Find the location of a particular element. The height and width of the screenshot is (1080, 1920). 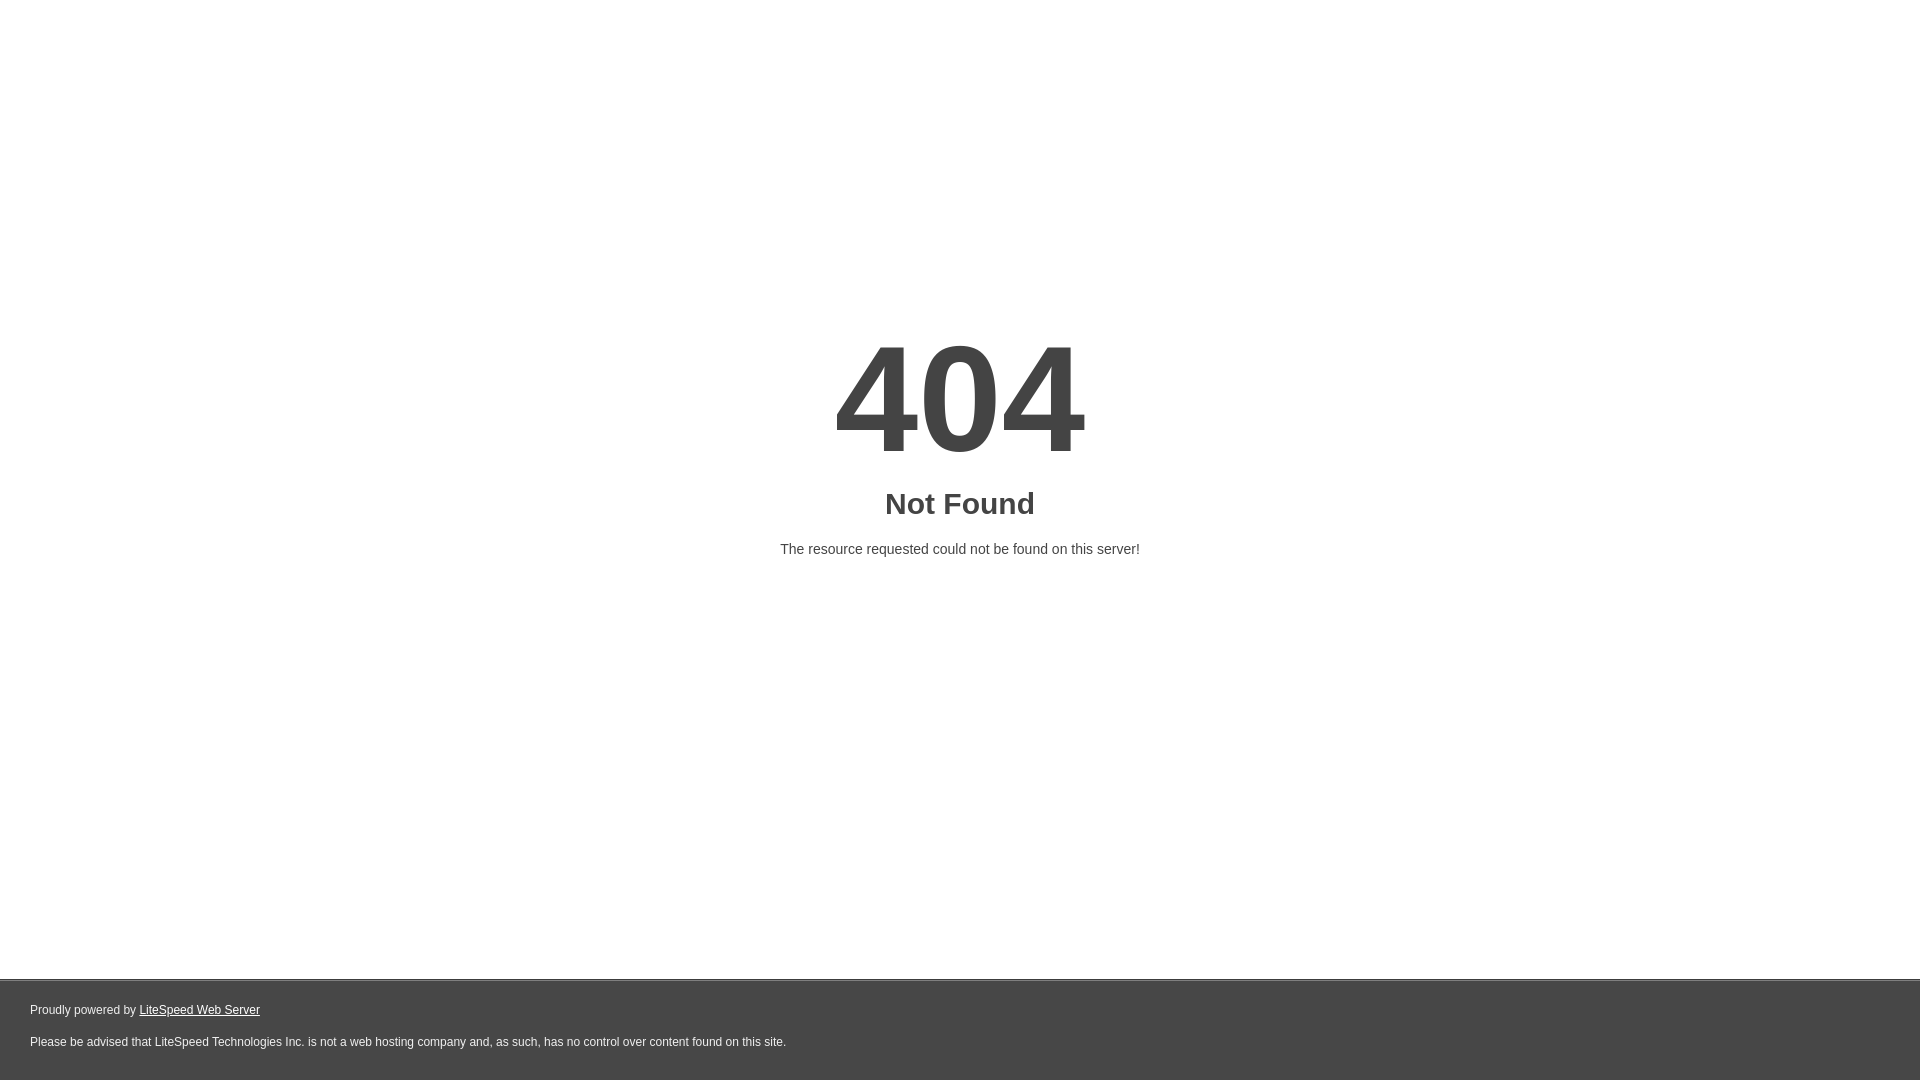

'LiteSpeed Web Server' is located at coordinates (138, 1010).